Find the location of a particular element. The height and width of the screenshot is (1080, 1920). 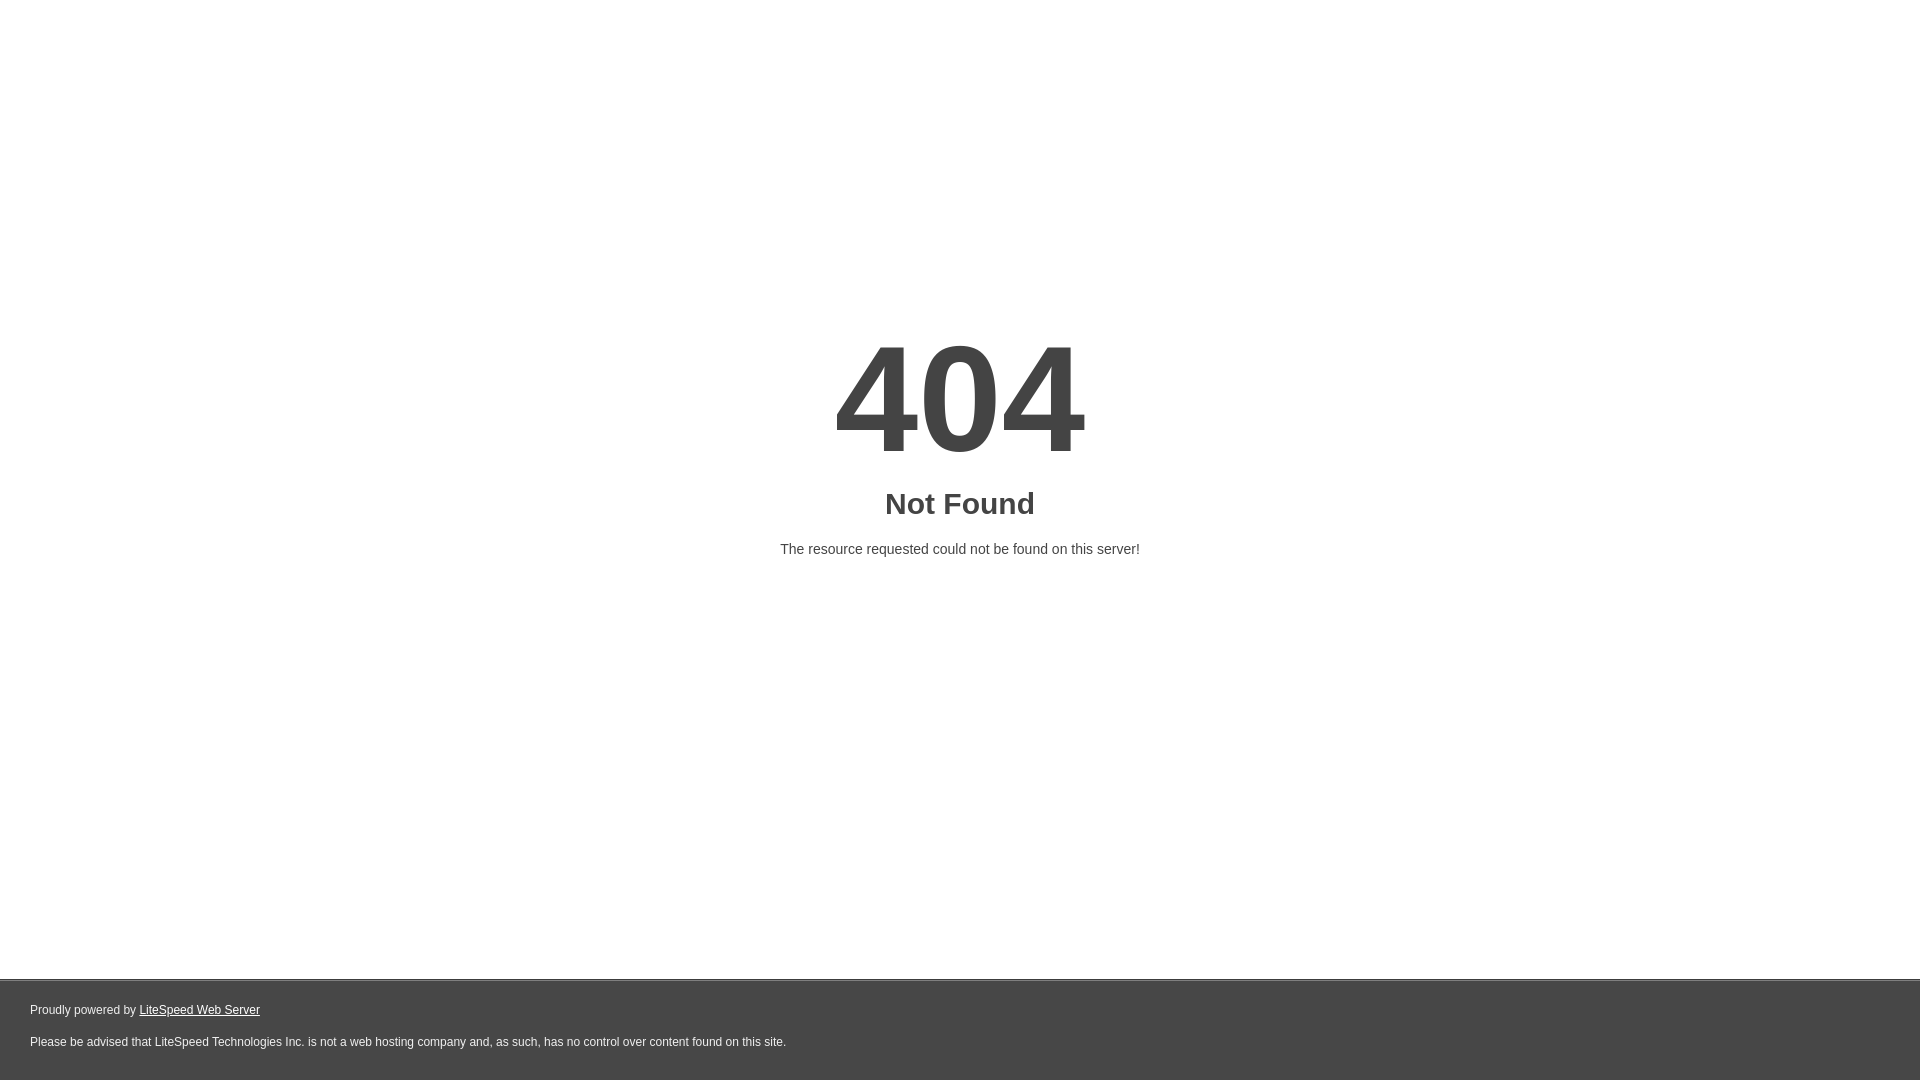

'LiteSpeed Web Server' is located at coordinates (138, 1010).